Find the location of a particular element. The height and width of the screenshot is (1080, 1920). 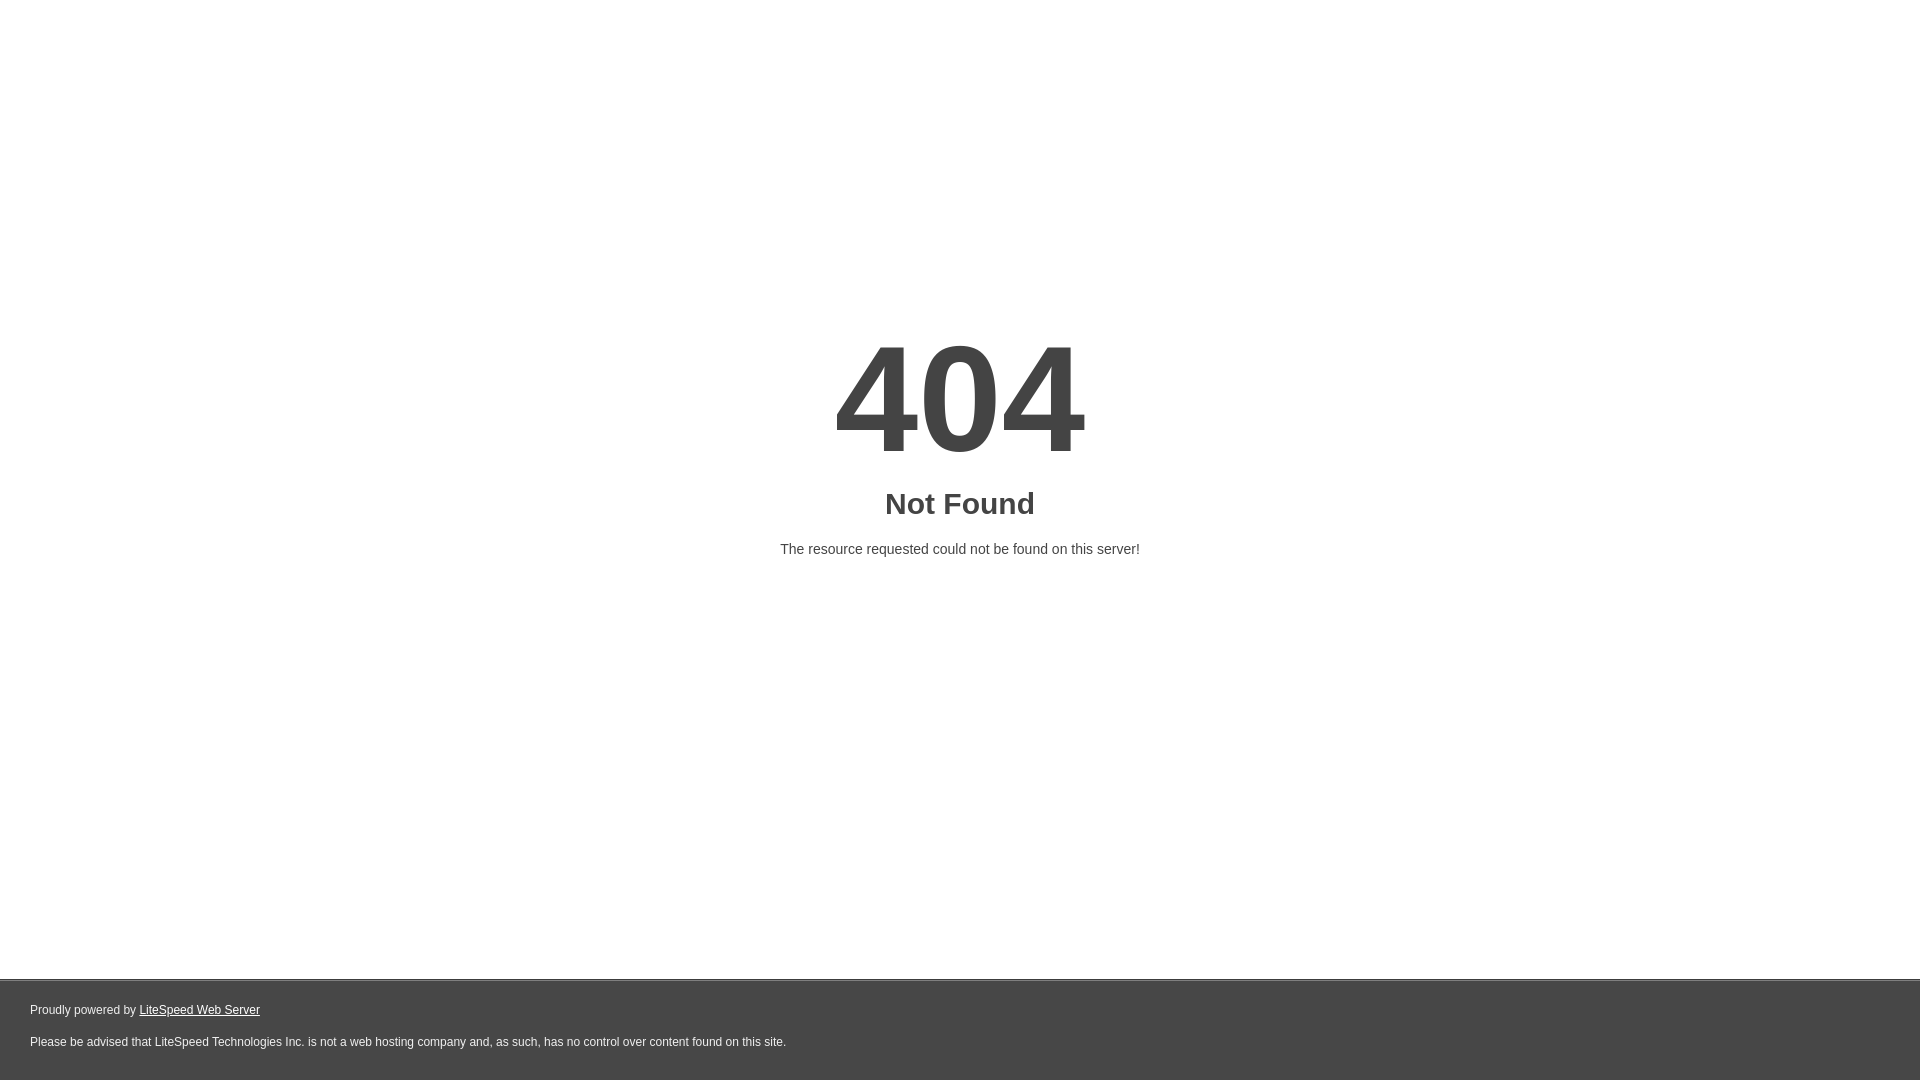

'LiteSpeed Web Server' is located at coordinates (138, 1010).